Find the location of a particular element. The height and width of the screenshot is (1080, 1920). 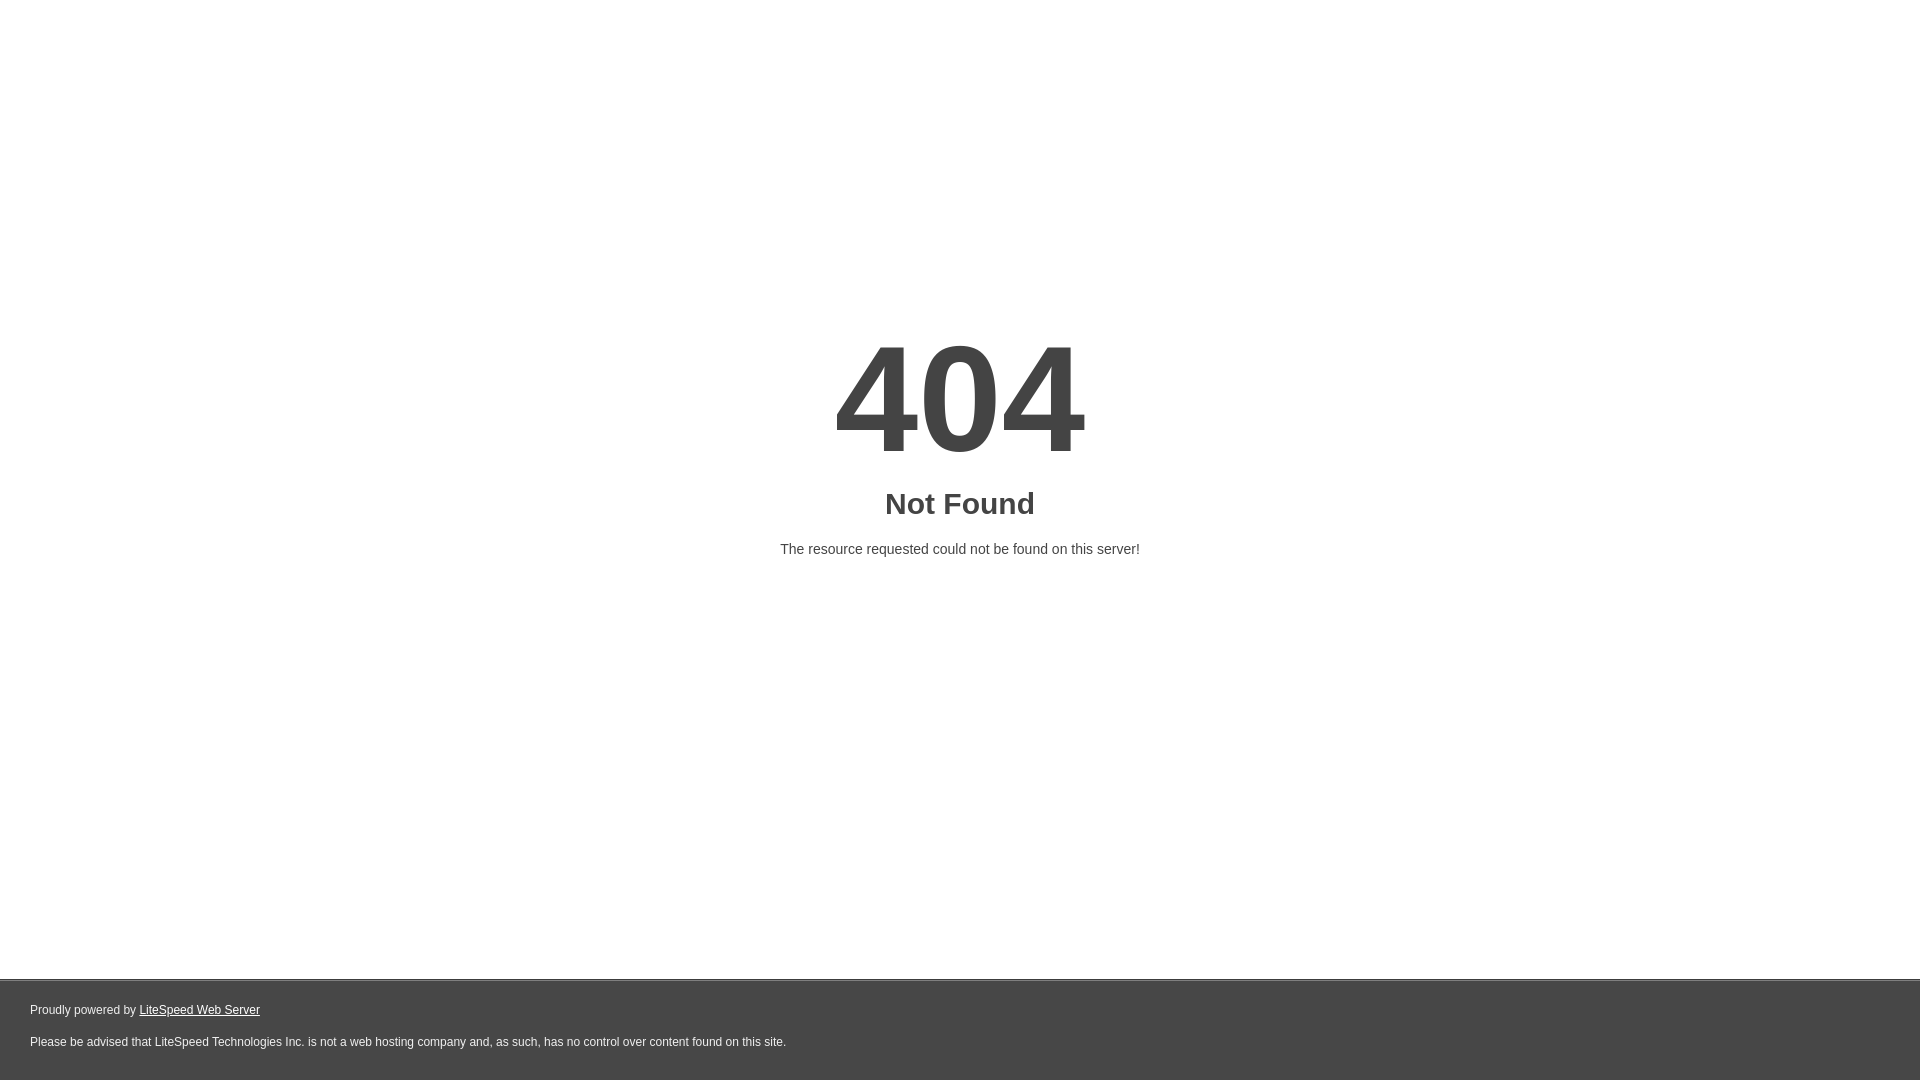

'LiteSpeed Web Server' is located at coordinates (138, 1010).